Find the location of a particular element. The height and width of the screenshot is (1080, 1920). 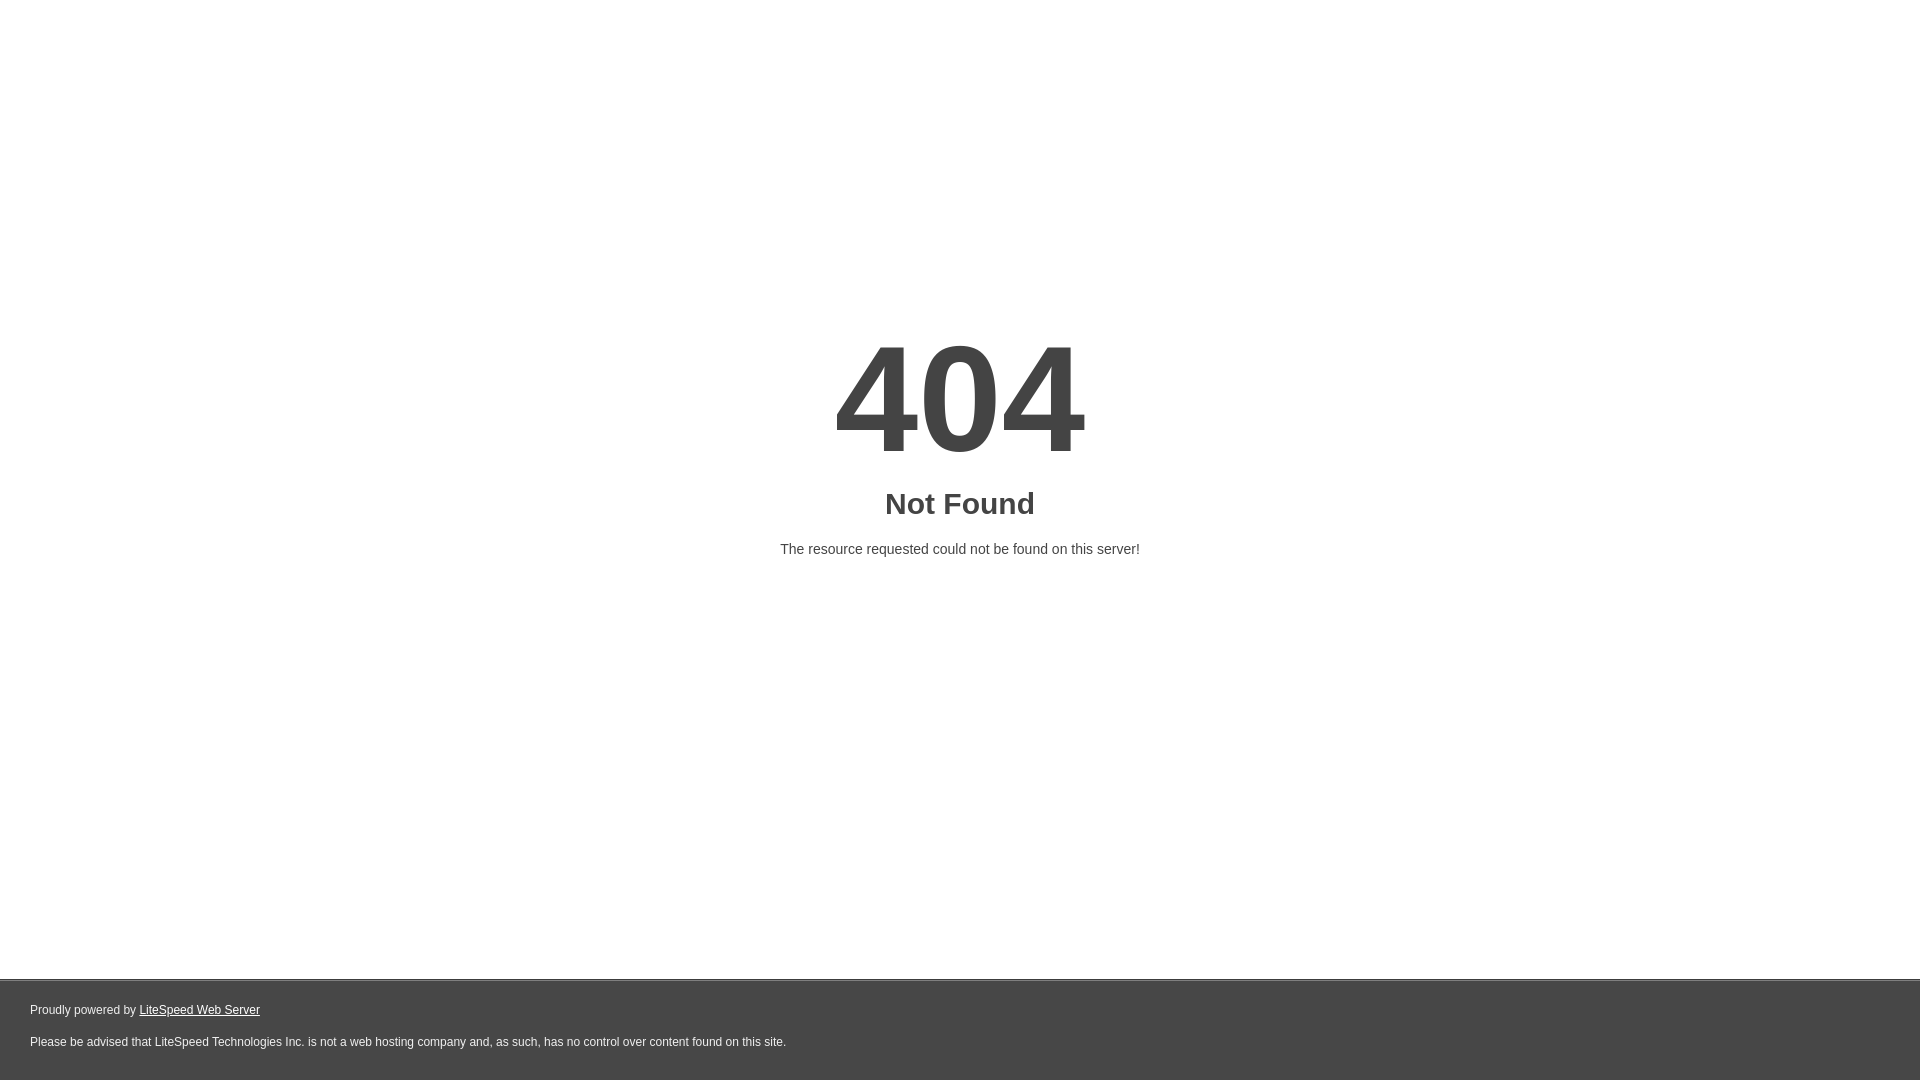

'LiteSpeed Web Server' is located at coordinates (138, 1010).